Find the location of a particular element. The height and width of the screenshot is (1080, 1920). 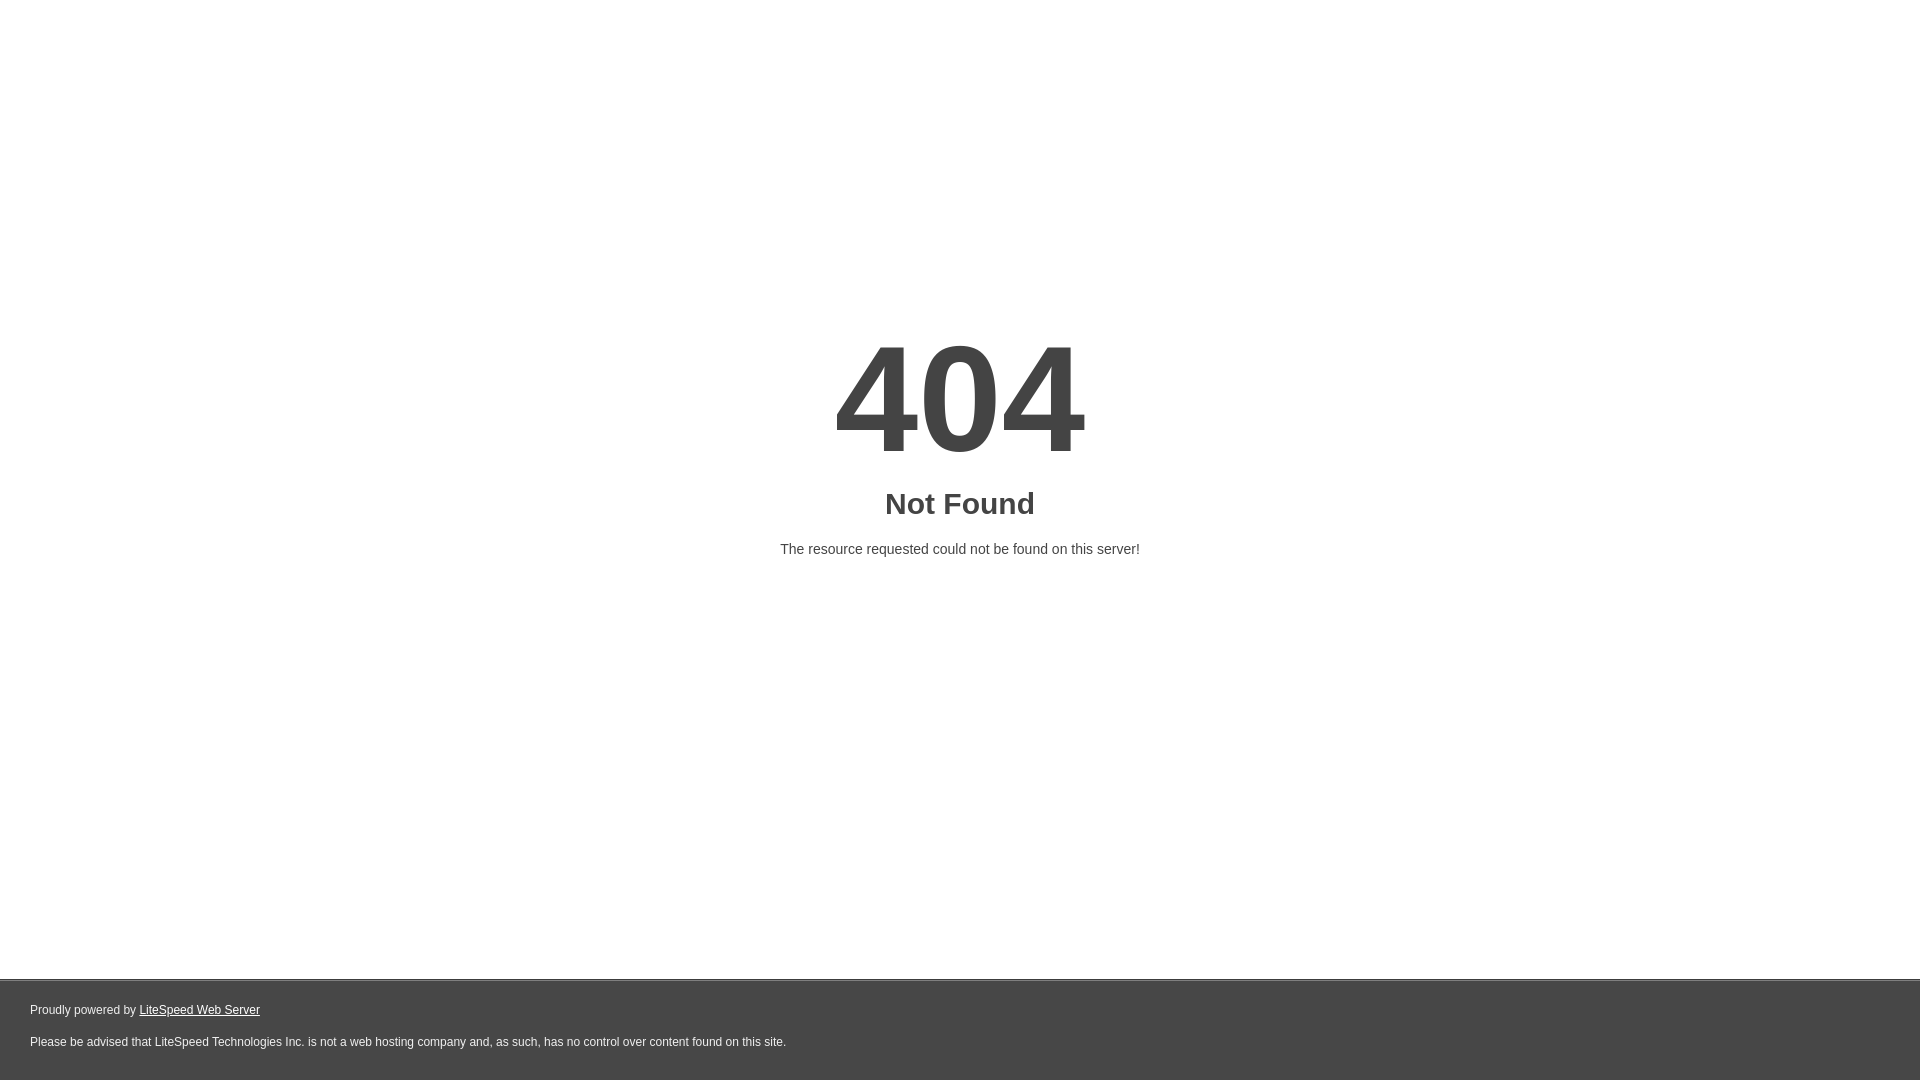

'LiteSpeed Web Server' is located at coordinates (138, 1010).